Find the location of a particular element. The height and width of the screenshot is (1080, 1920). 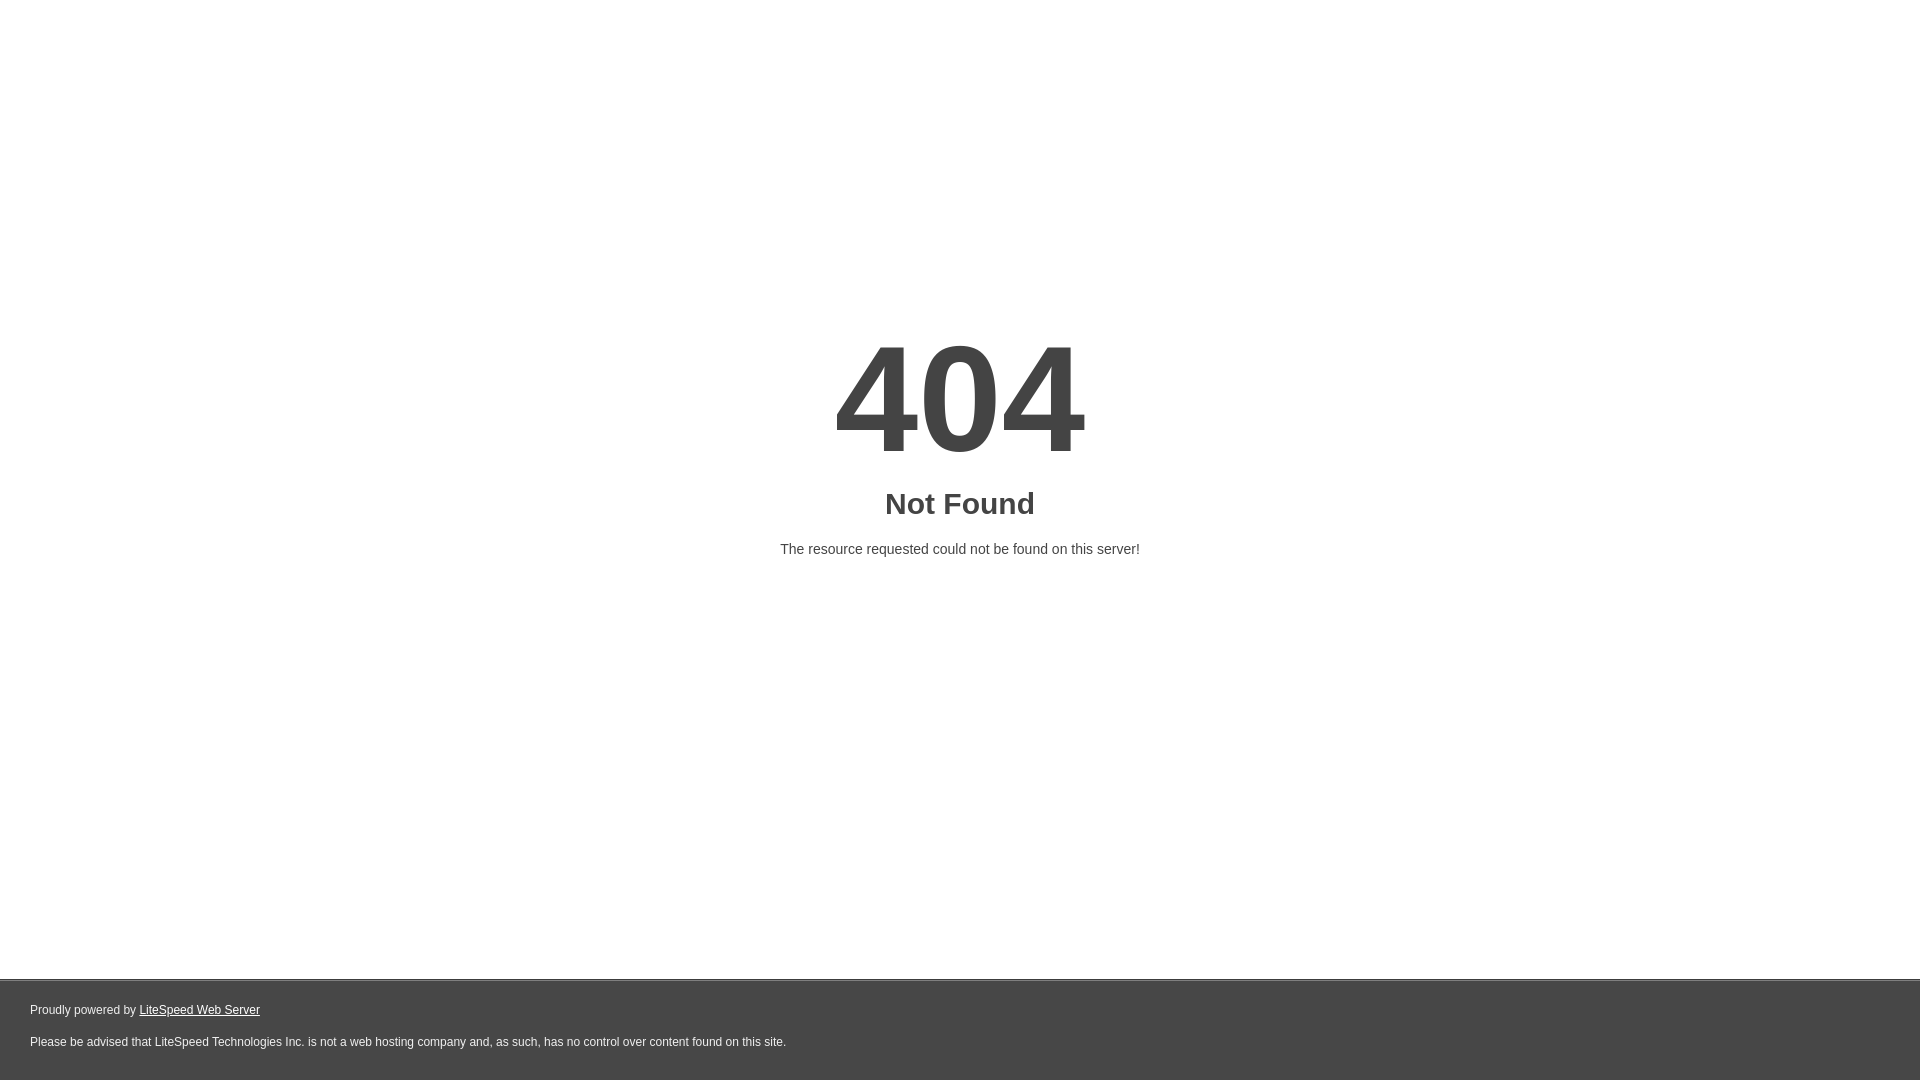

'LiteSpeed Web Server' is located at coordinates (138, 1010).